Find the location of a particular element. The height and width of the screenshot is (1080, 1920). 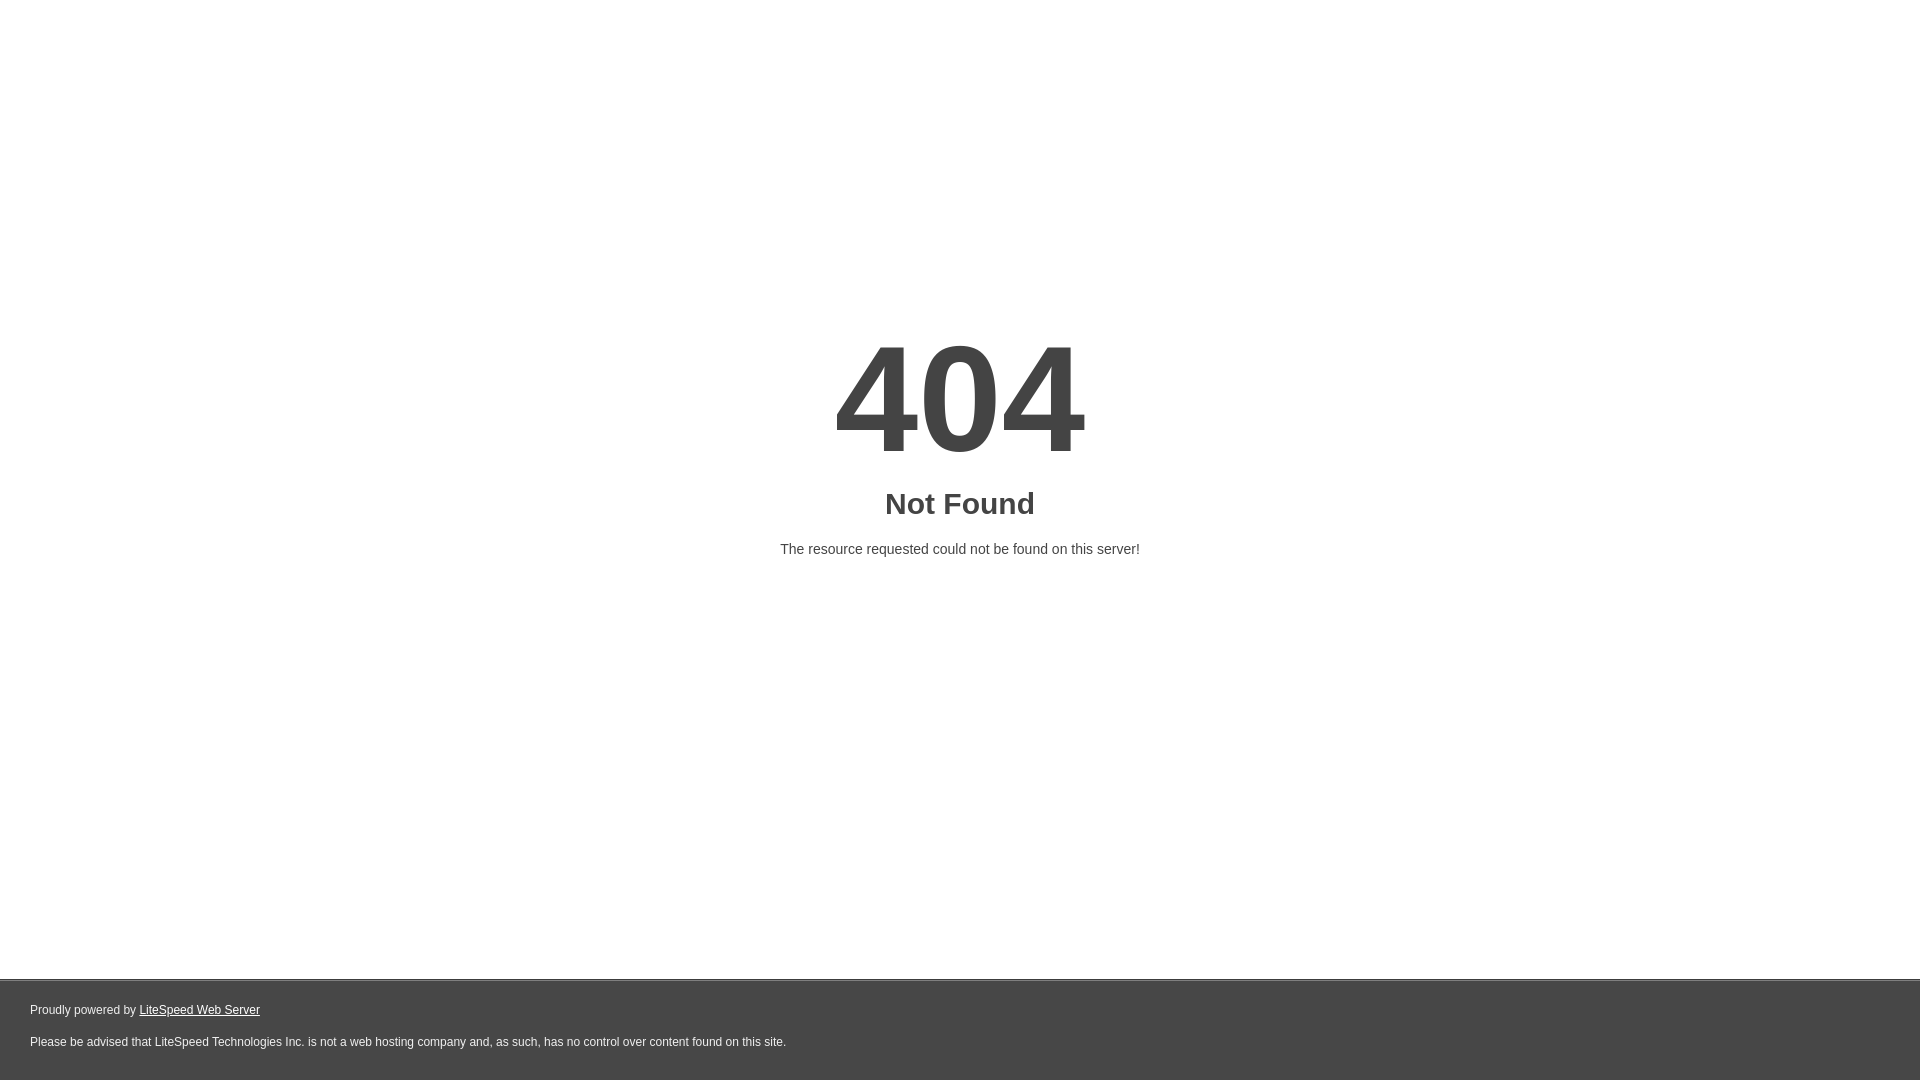

'LiteSpeed Web Server' is located at coordinates (138, 1010).